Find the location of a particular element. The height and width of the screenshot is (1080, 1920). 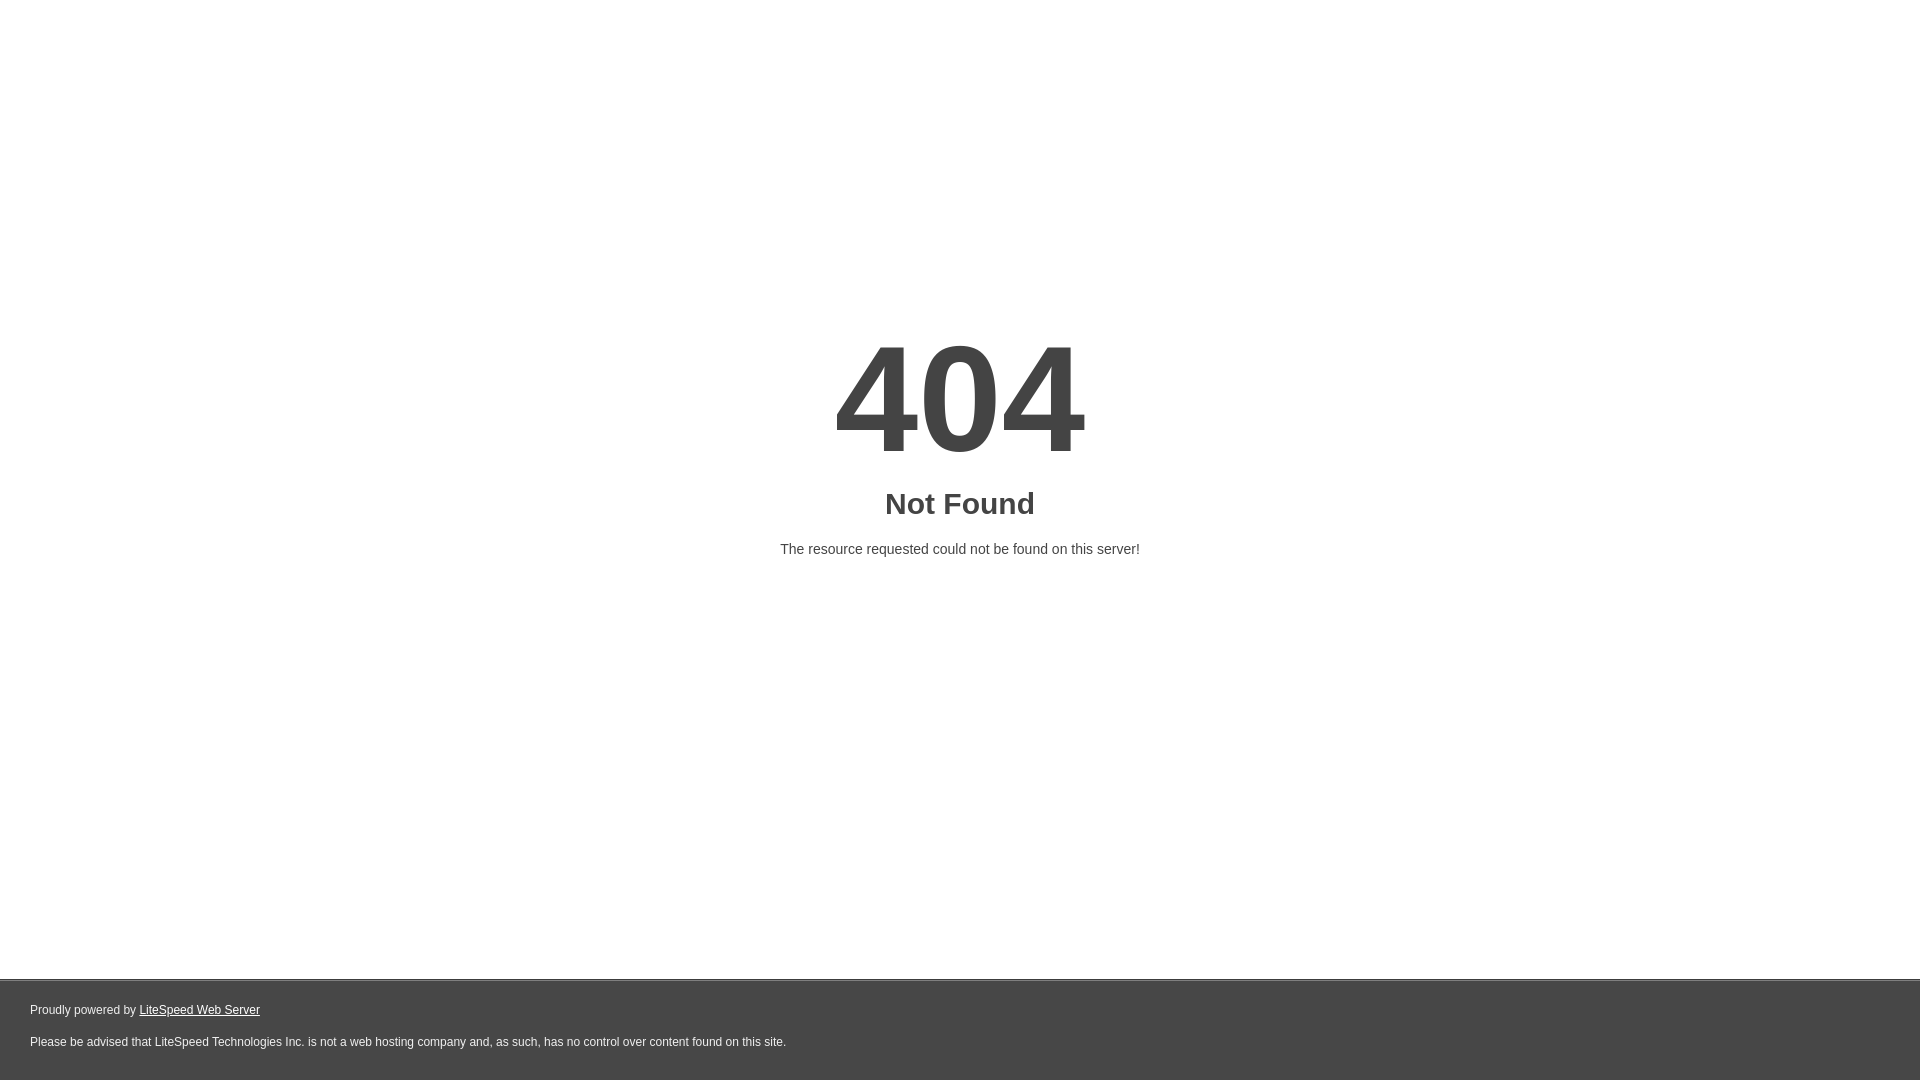

'LiteSpeed Web Server' is located at coordinates (138, 1010).